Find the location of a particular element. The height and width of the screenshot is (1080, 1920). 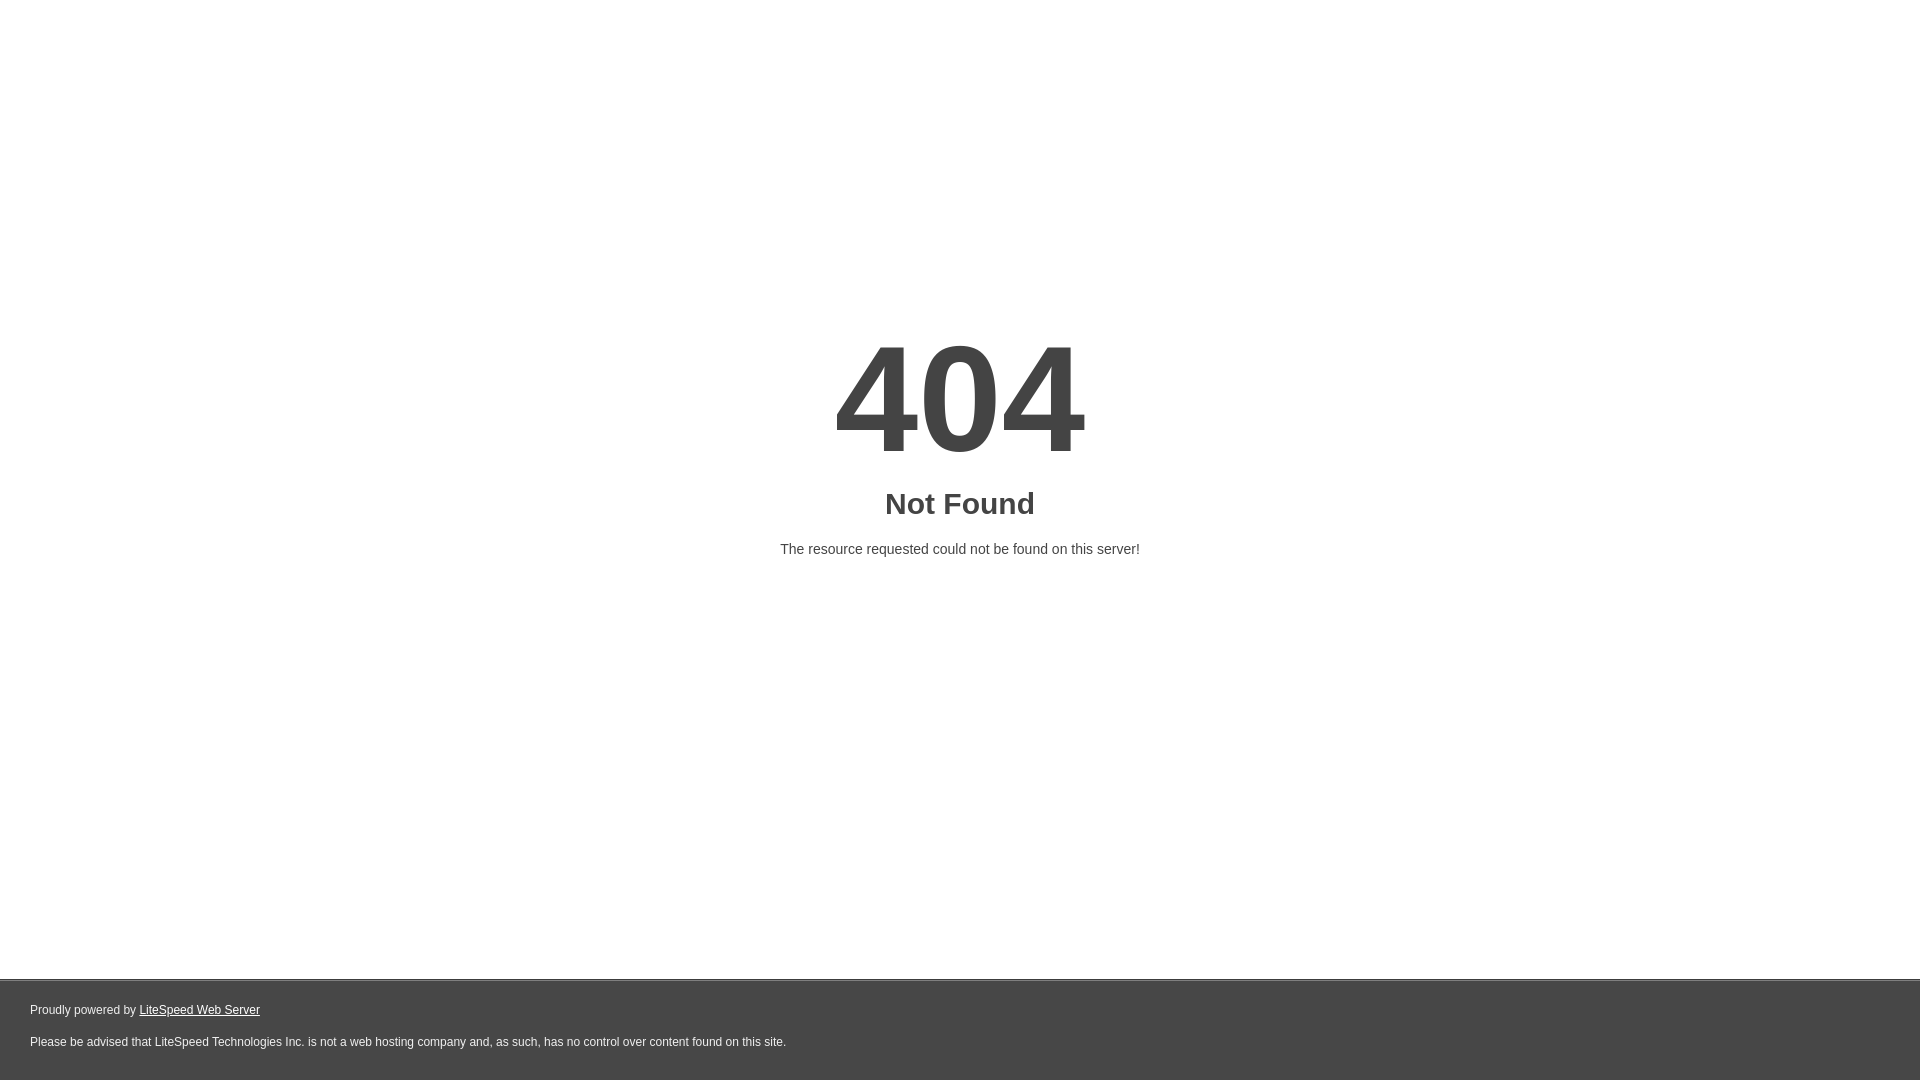

'LiteSpeed Web Server' is located at coordinates (138, 1010).